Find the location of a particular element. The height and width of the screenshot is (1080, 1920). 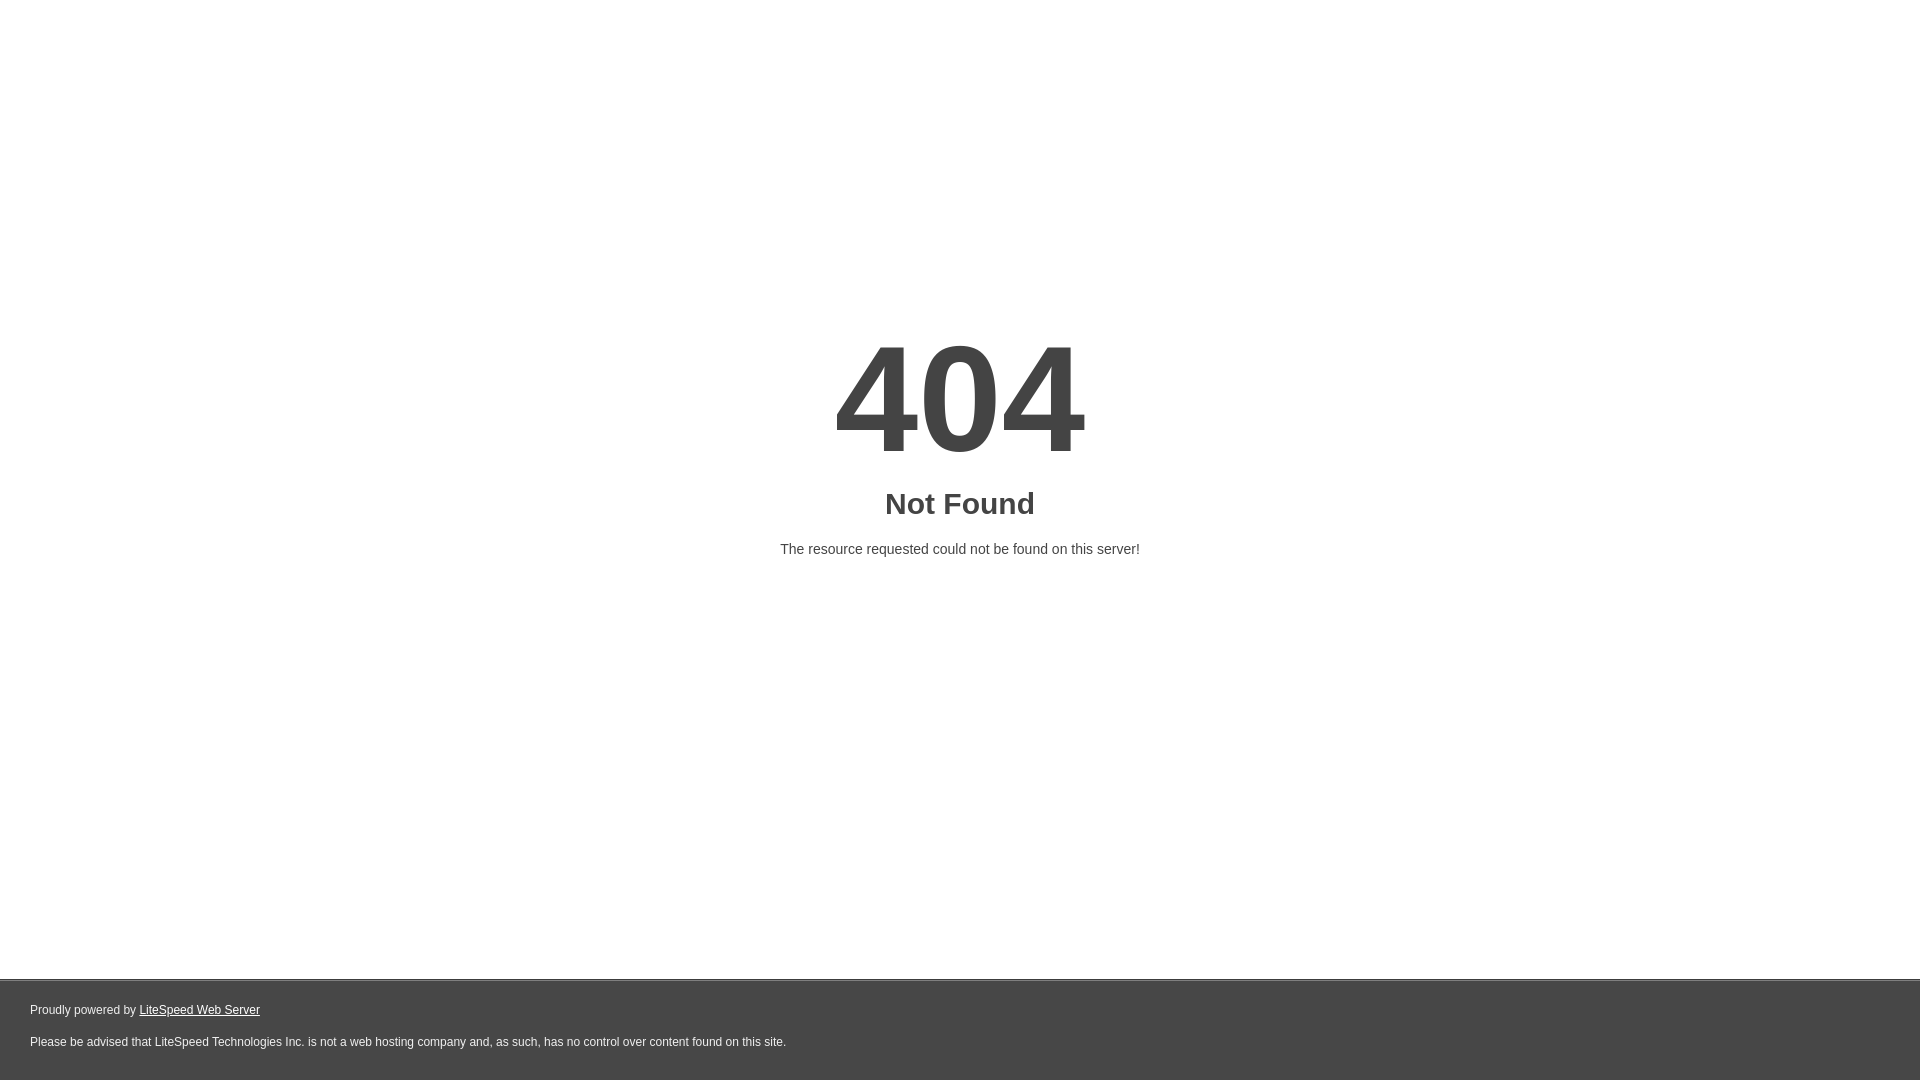

'LiteSpeed Web Server' is located at coordinates (138, 1010).